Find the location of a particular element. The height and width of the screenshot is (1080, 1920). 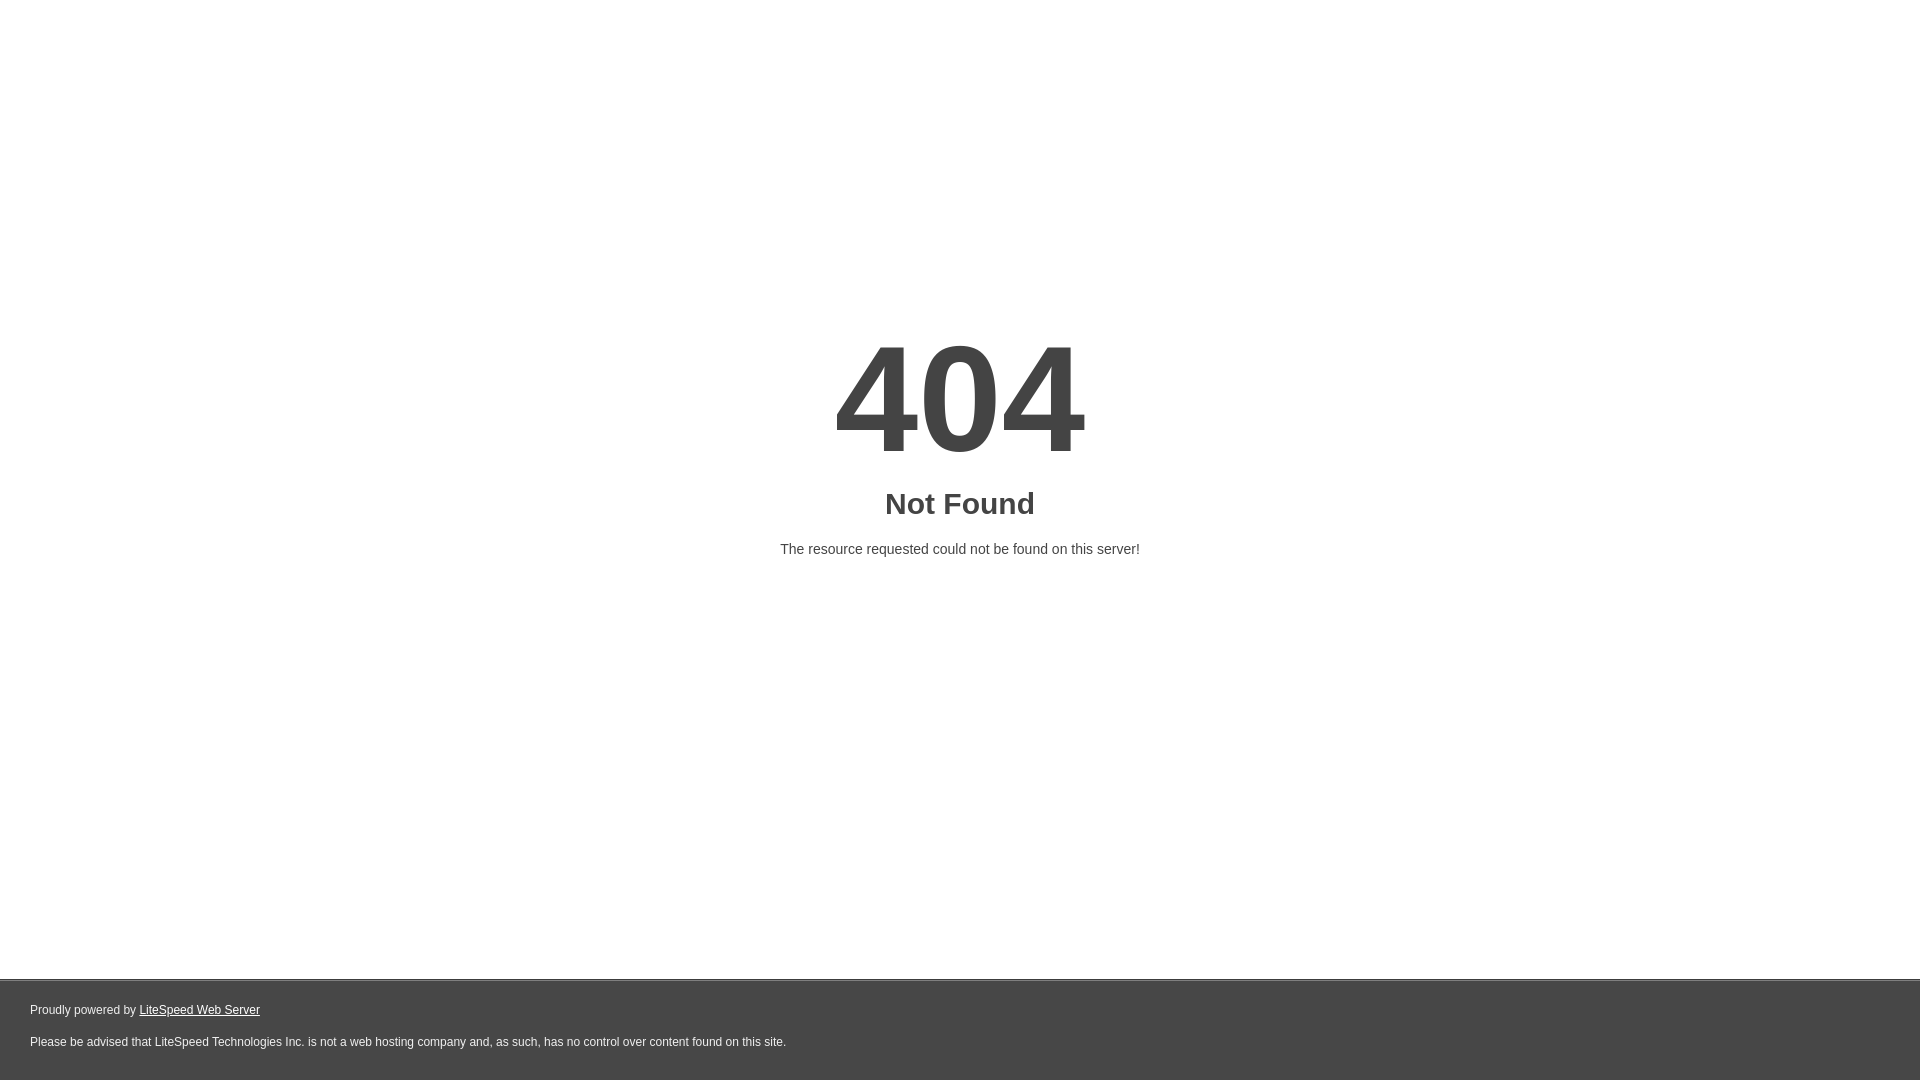

'LiteSpeed Web Server' is located at coordinates (138, 1010).